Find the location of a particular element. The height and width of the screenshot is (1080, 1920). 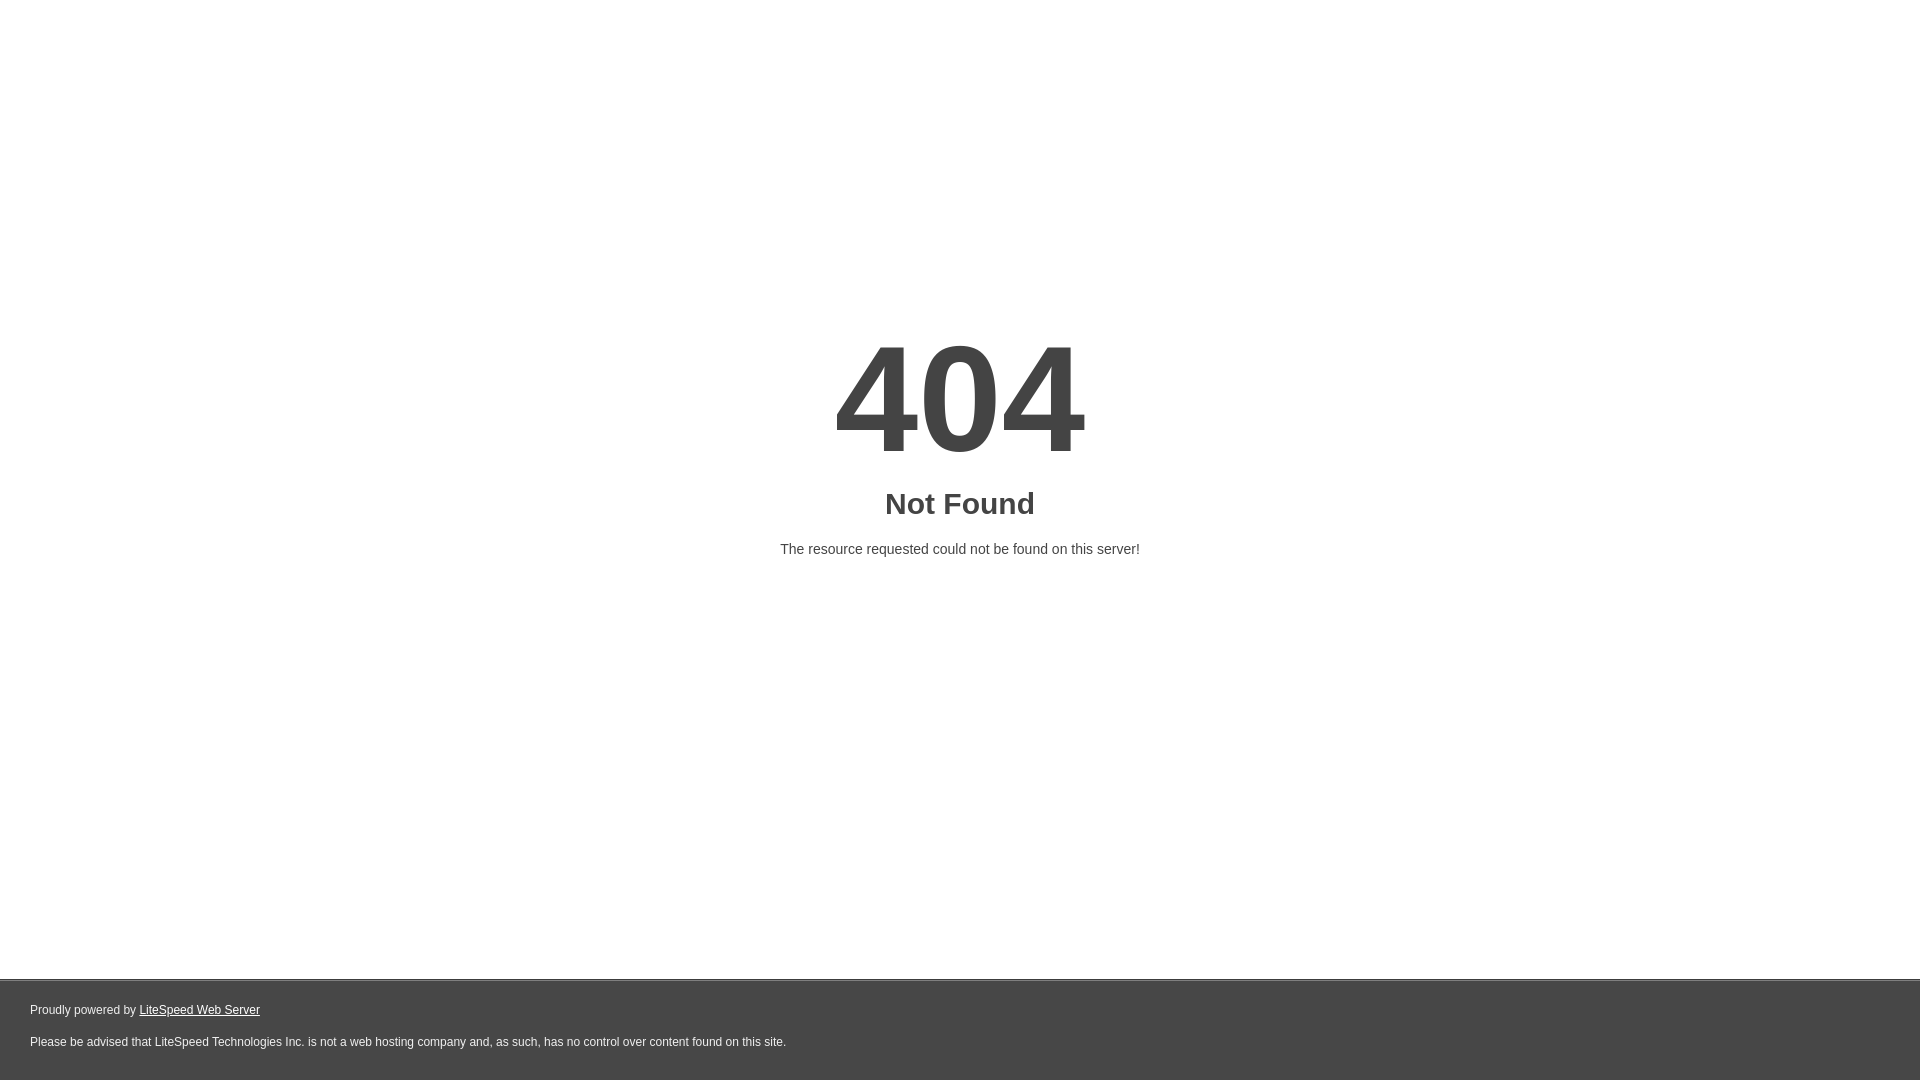

'LiteSpeed Web Server' is located at coordinates (138, 1010).